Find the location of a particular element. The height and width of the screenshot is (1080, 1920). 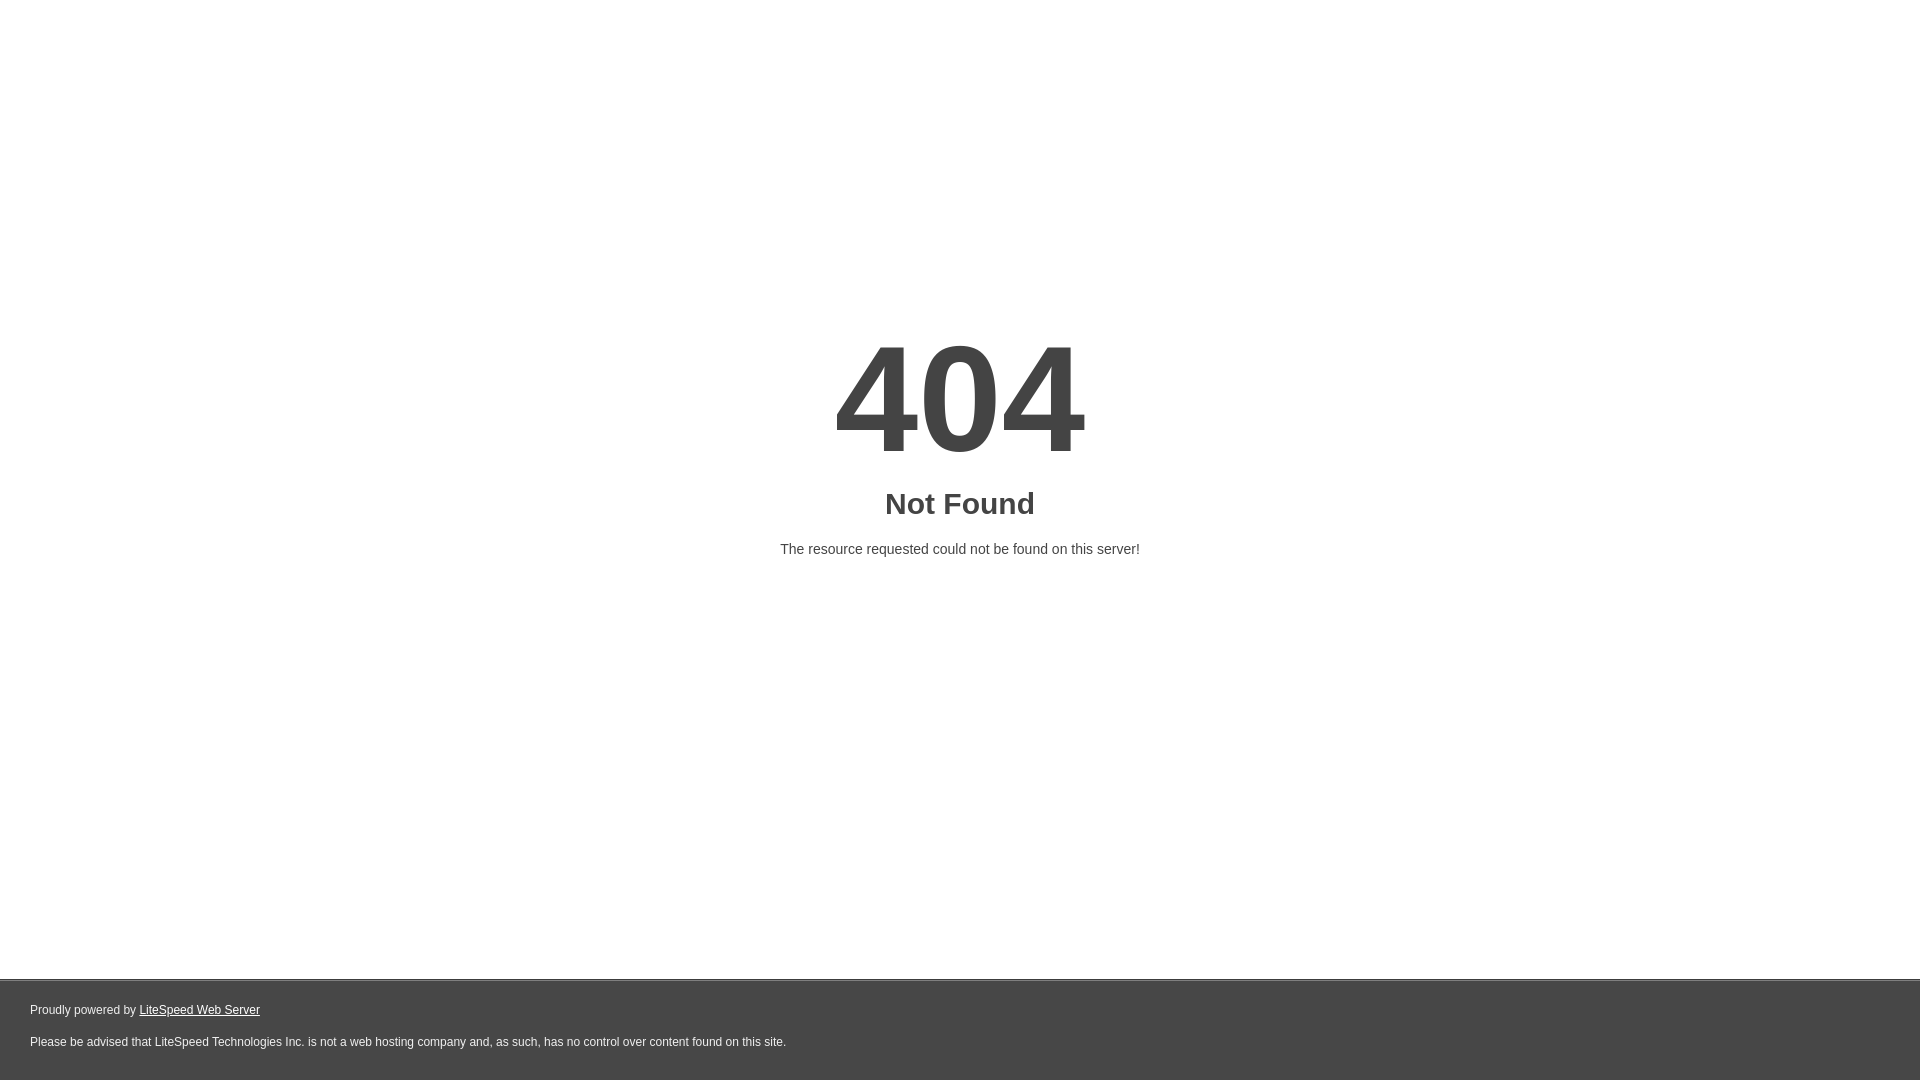

'LiteSpeed Web Server' is located at coordinates (138, 1010).